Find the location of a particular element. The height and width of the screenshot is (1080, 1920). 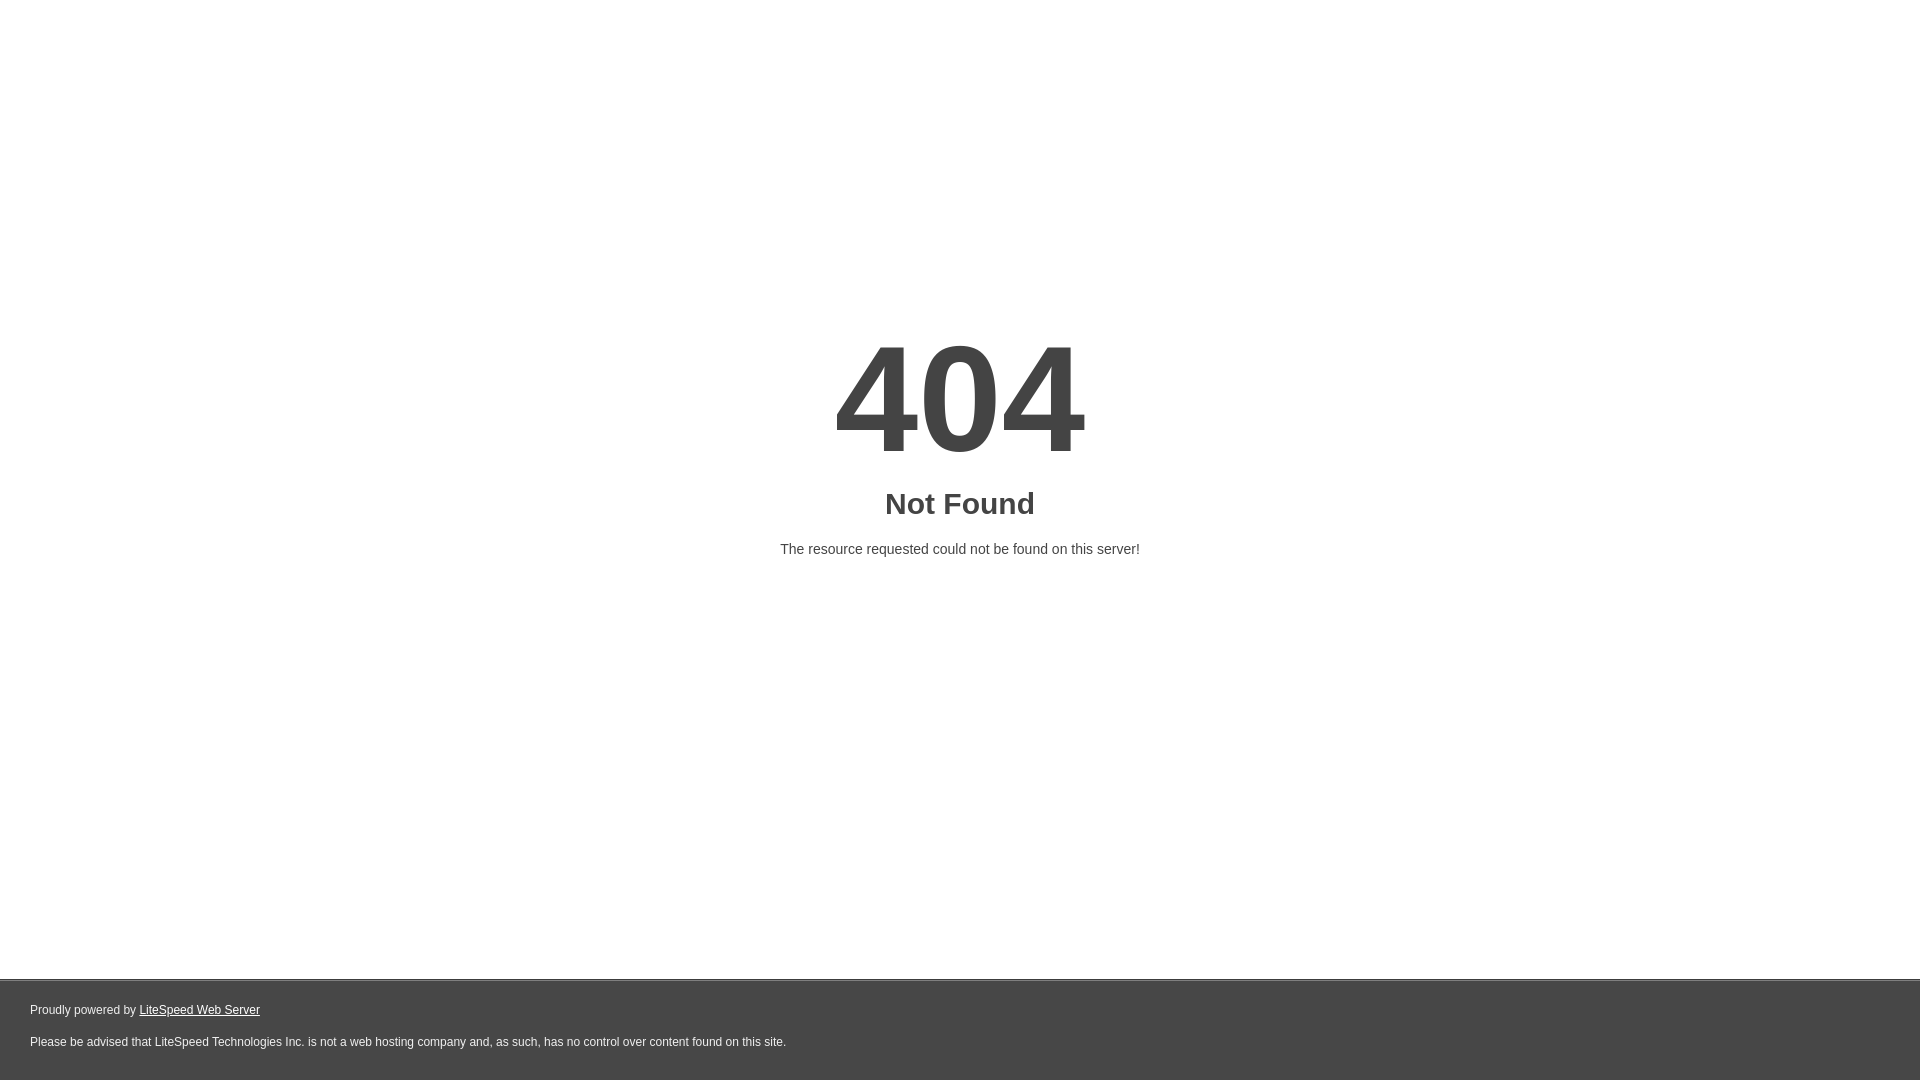

'LiteSpeed Web Server' is located at coordinates (138, 1010).